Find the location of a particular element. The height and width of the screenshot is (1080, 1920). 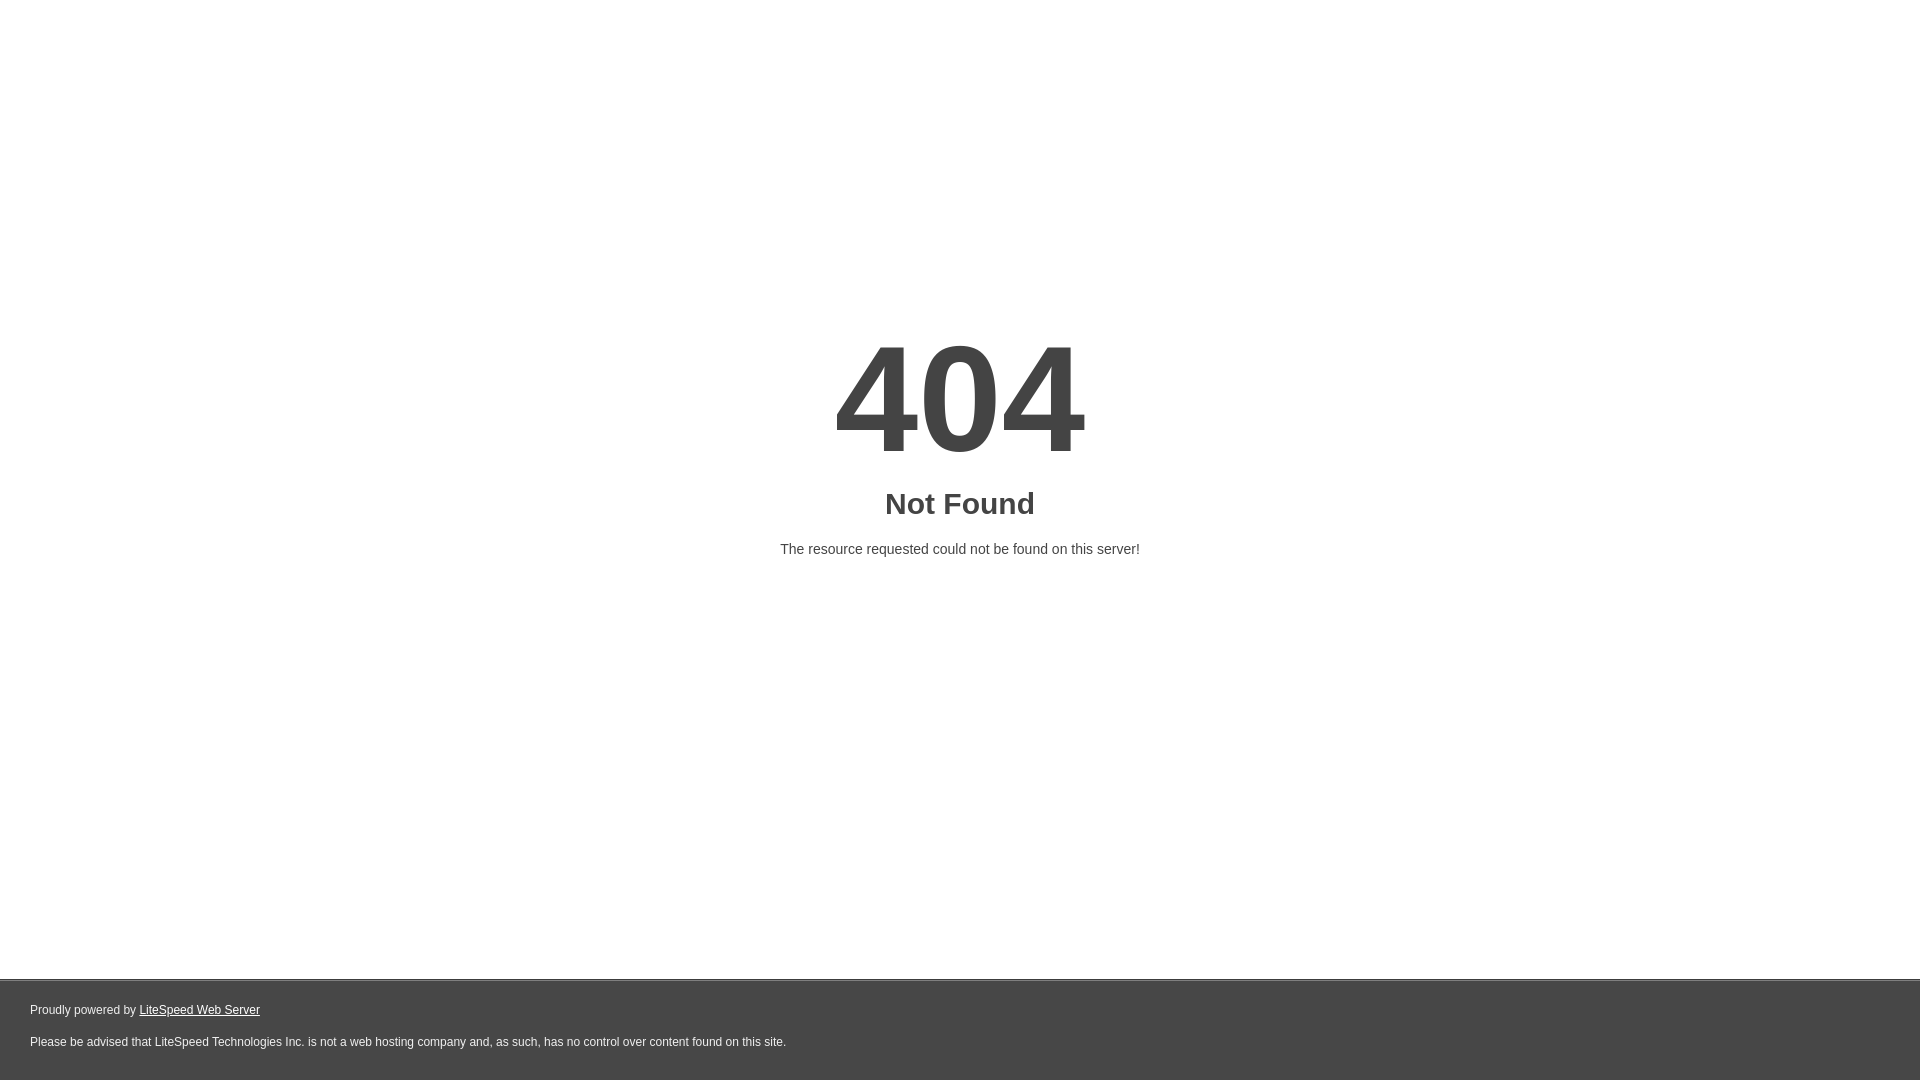

'LiteSpeed Web Server' is located at coordinates (138, 1010).